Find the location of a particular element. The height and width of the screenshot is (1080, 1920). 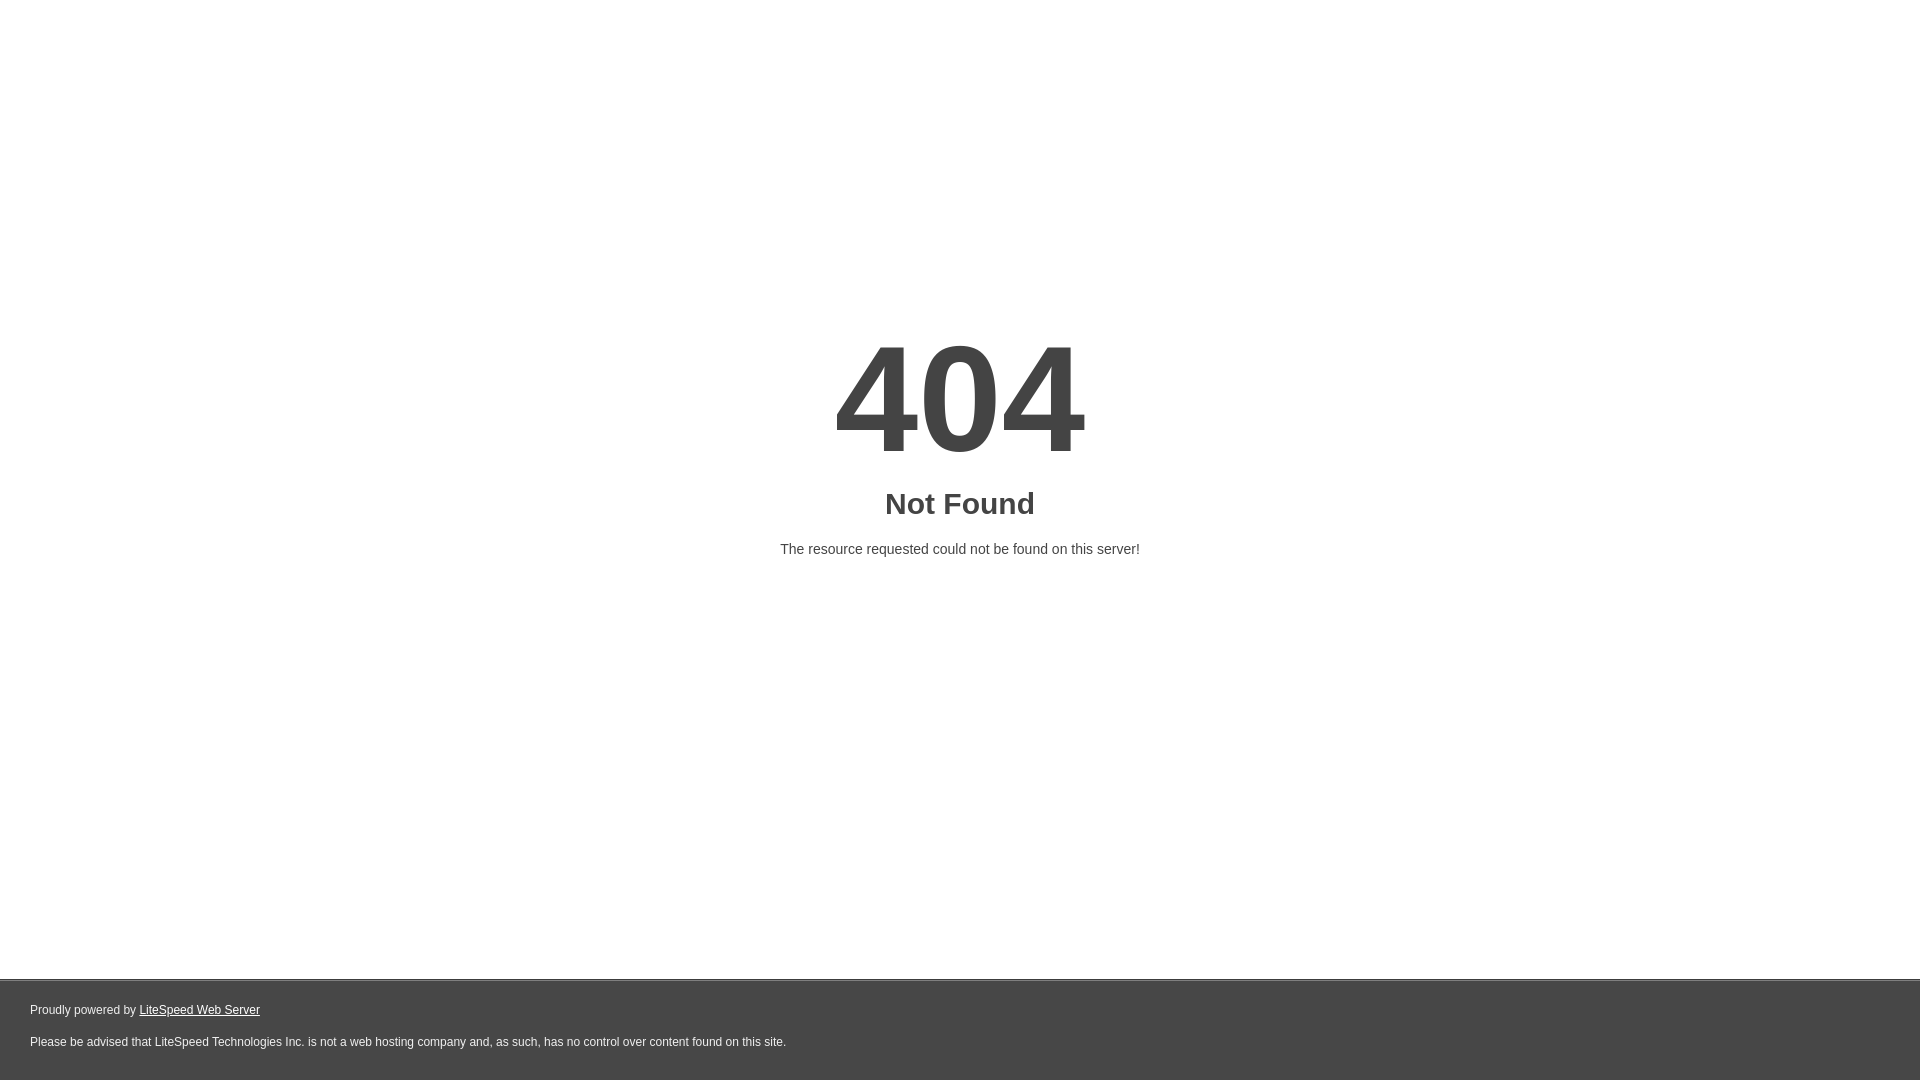

'LiteSpeed Web Server' is located at coordinates (138, 1010).